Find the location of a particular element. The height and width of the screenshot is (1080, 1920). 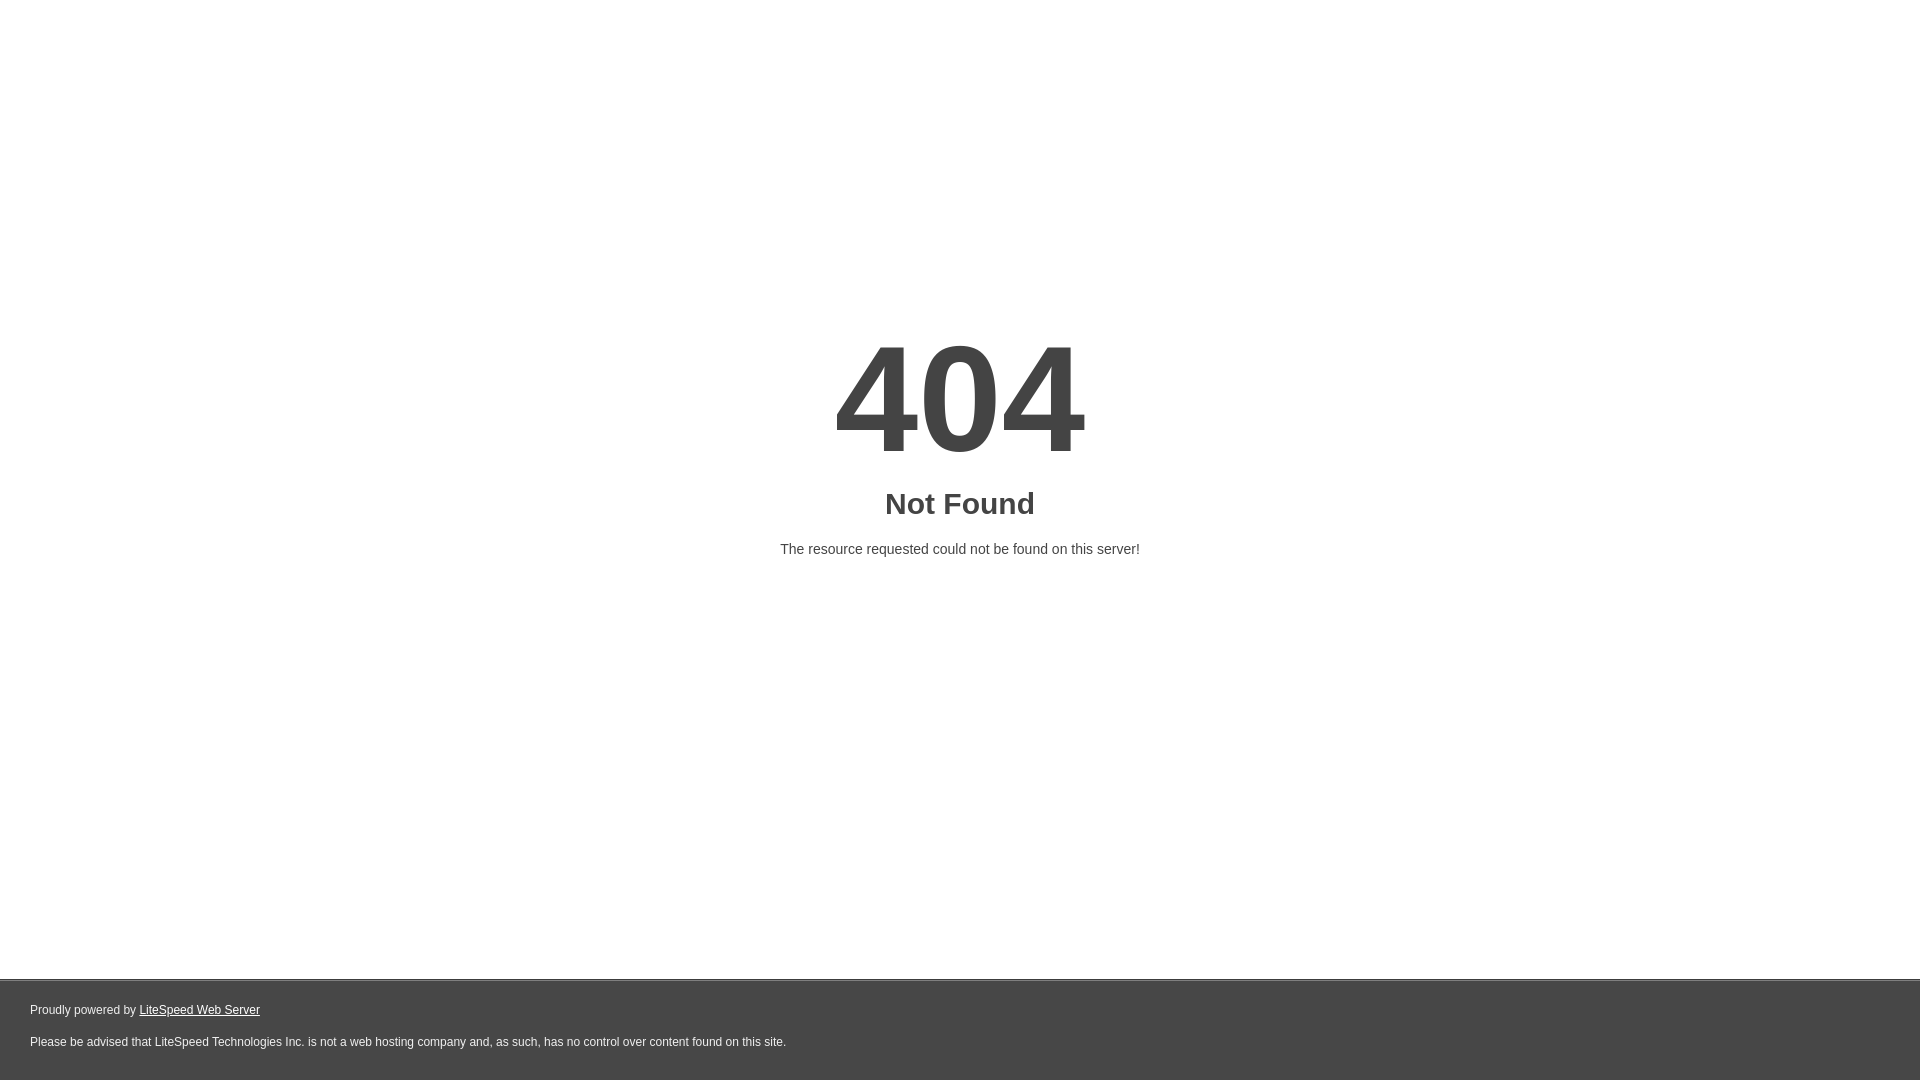

'LiteSpeed Web Server' is located at coordinates (138, 1010).